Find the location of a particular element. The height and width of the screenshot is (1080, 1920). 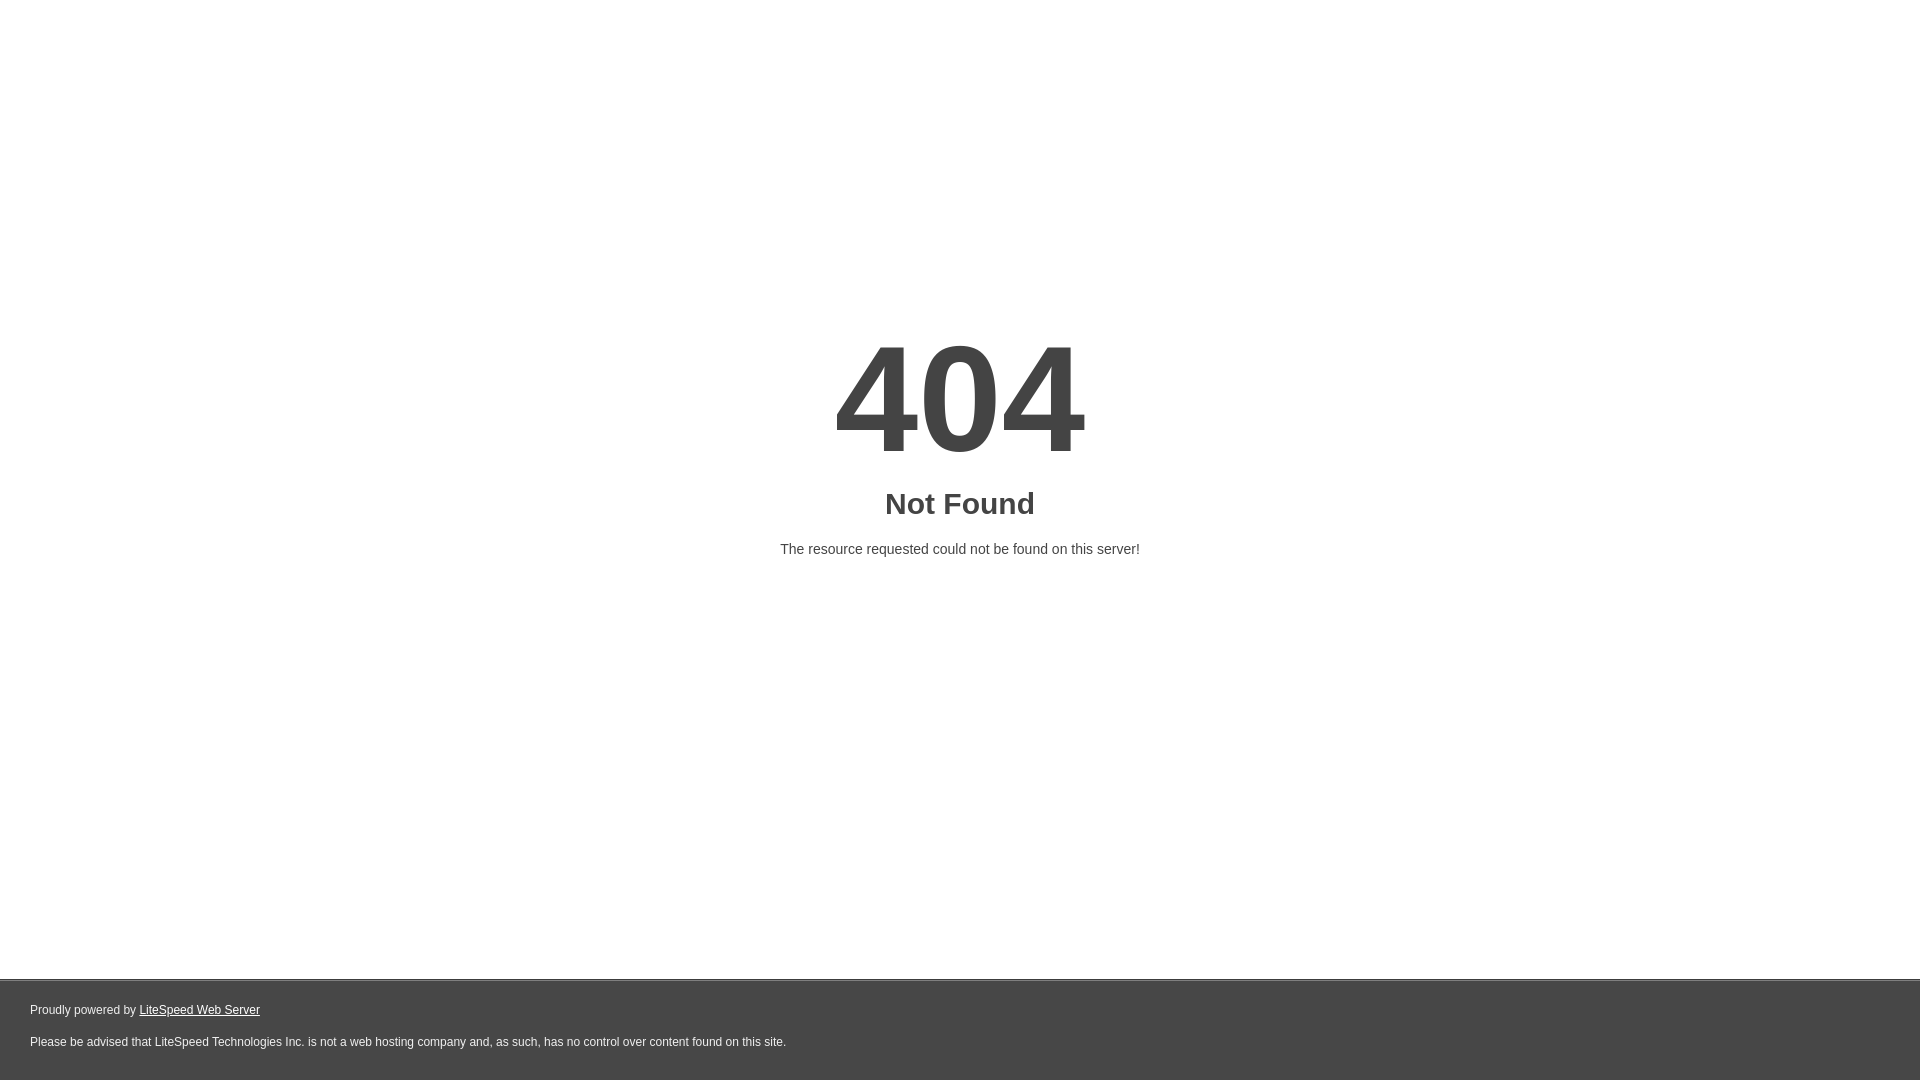

'LiteSpeed Web Server' is located at coordinates (138, 1010).